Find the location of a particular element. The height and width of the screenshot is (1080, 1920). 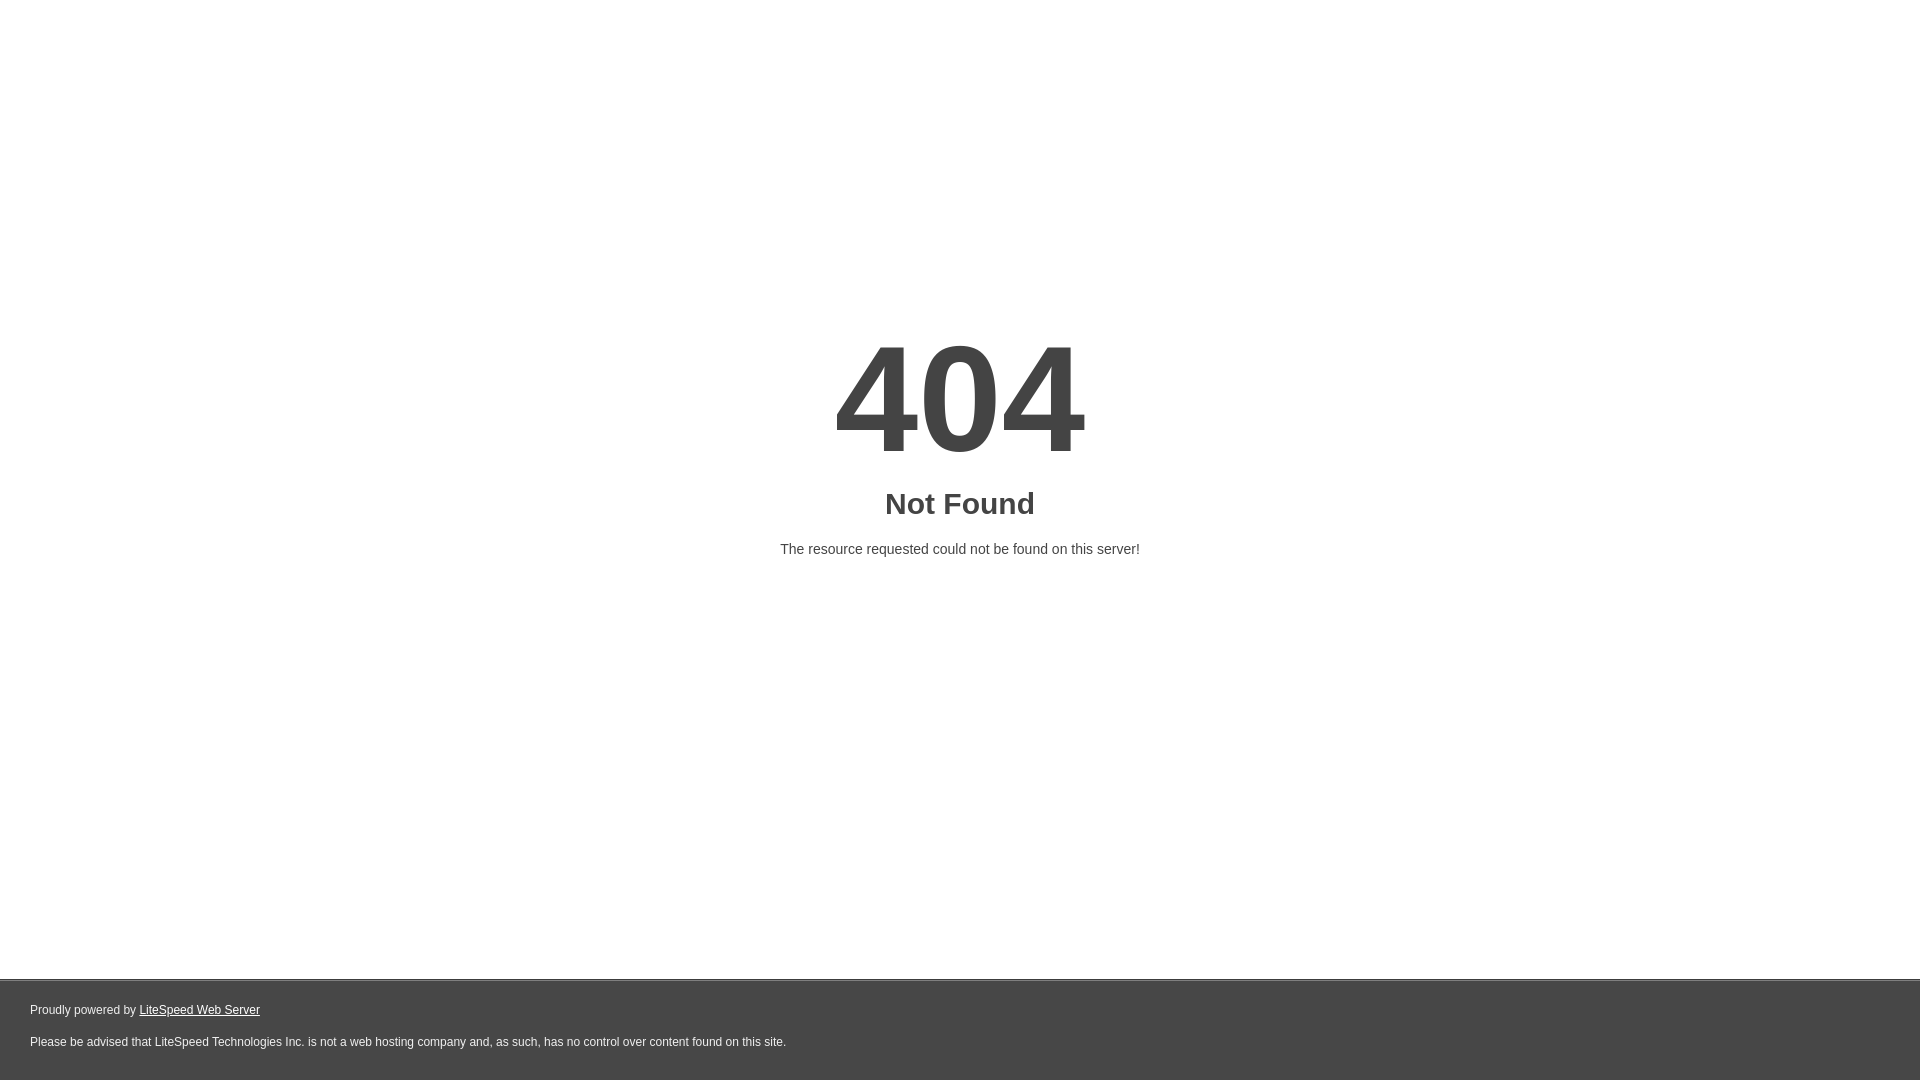

'LiteSpeed Web Server' is located at coordinates (138, 1010).